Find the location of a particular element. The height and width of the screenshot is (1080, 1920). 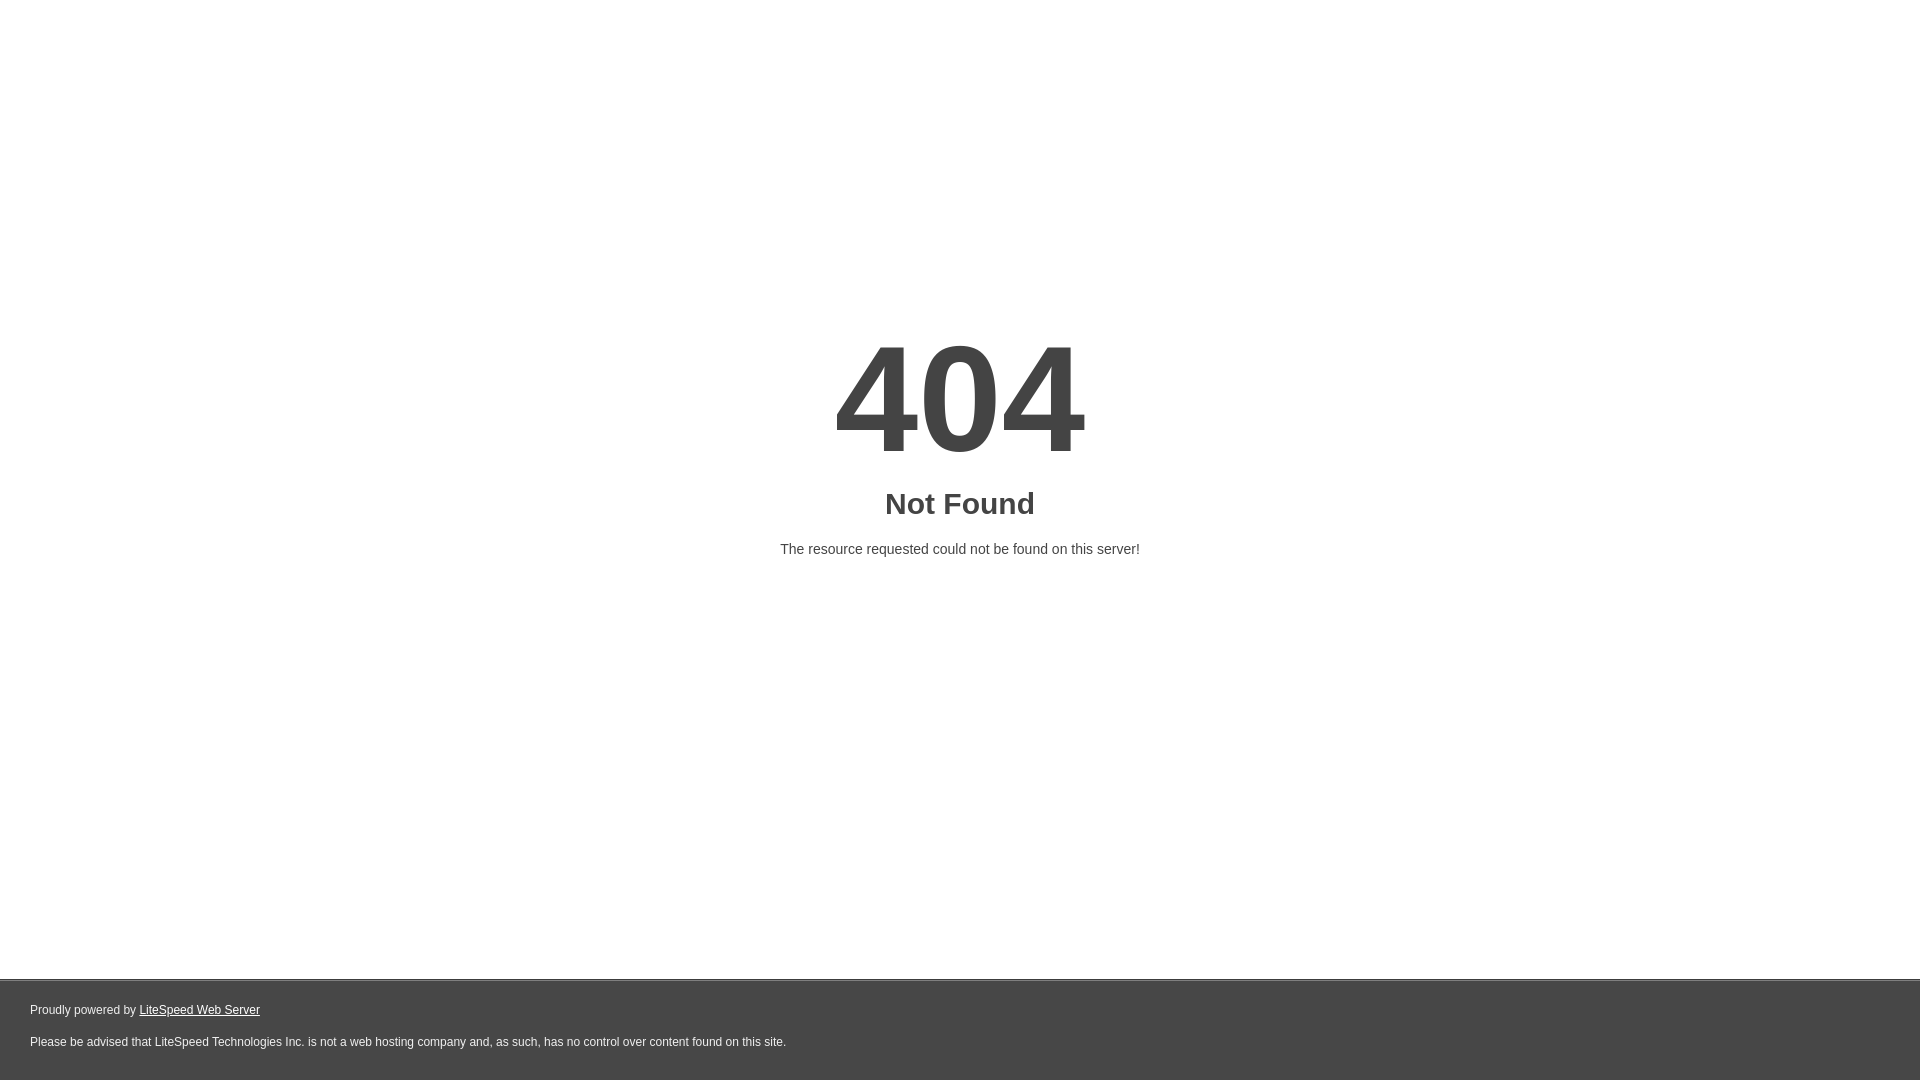

'LiteSpeed Web Server' is located at coordinates (138, 1010).